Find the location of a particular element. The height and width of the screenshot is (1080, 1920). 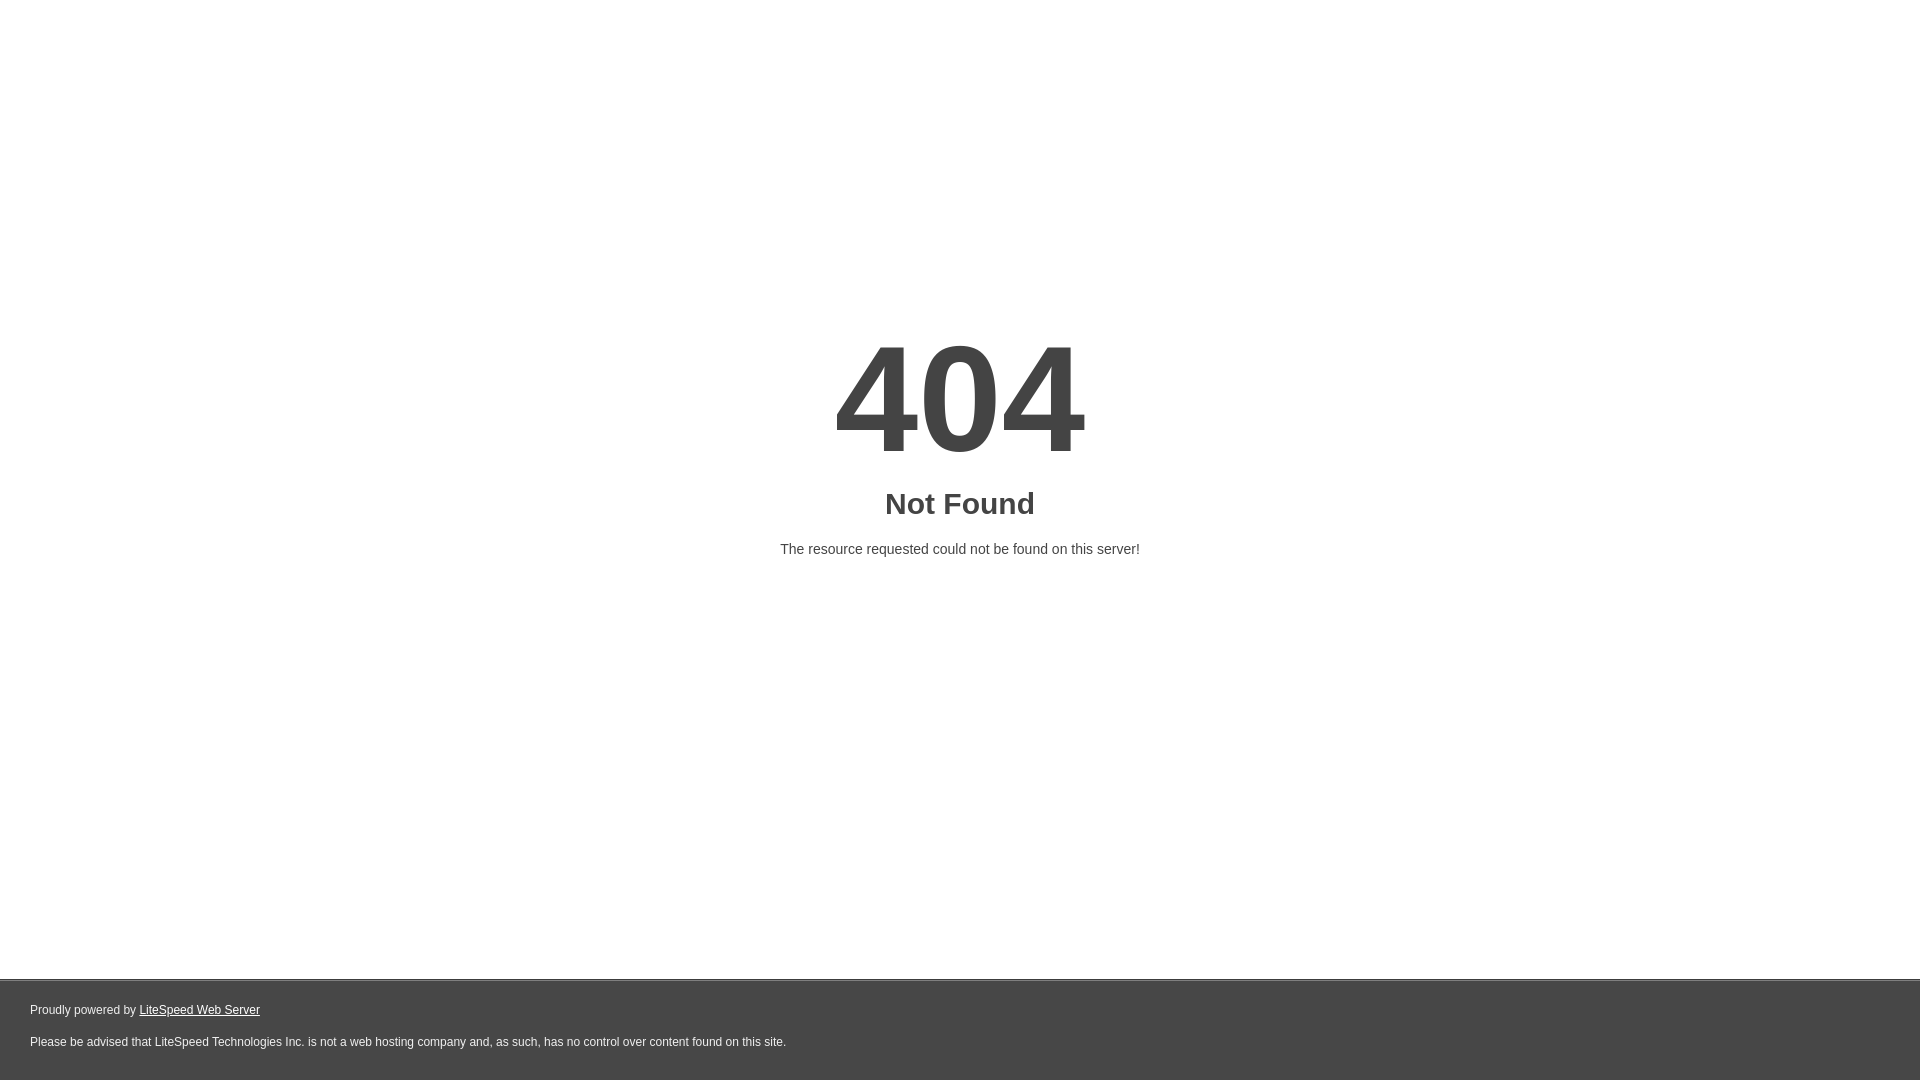

'LiteSpeed Web Server' is located at coordinates (138, 1010).